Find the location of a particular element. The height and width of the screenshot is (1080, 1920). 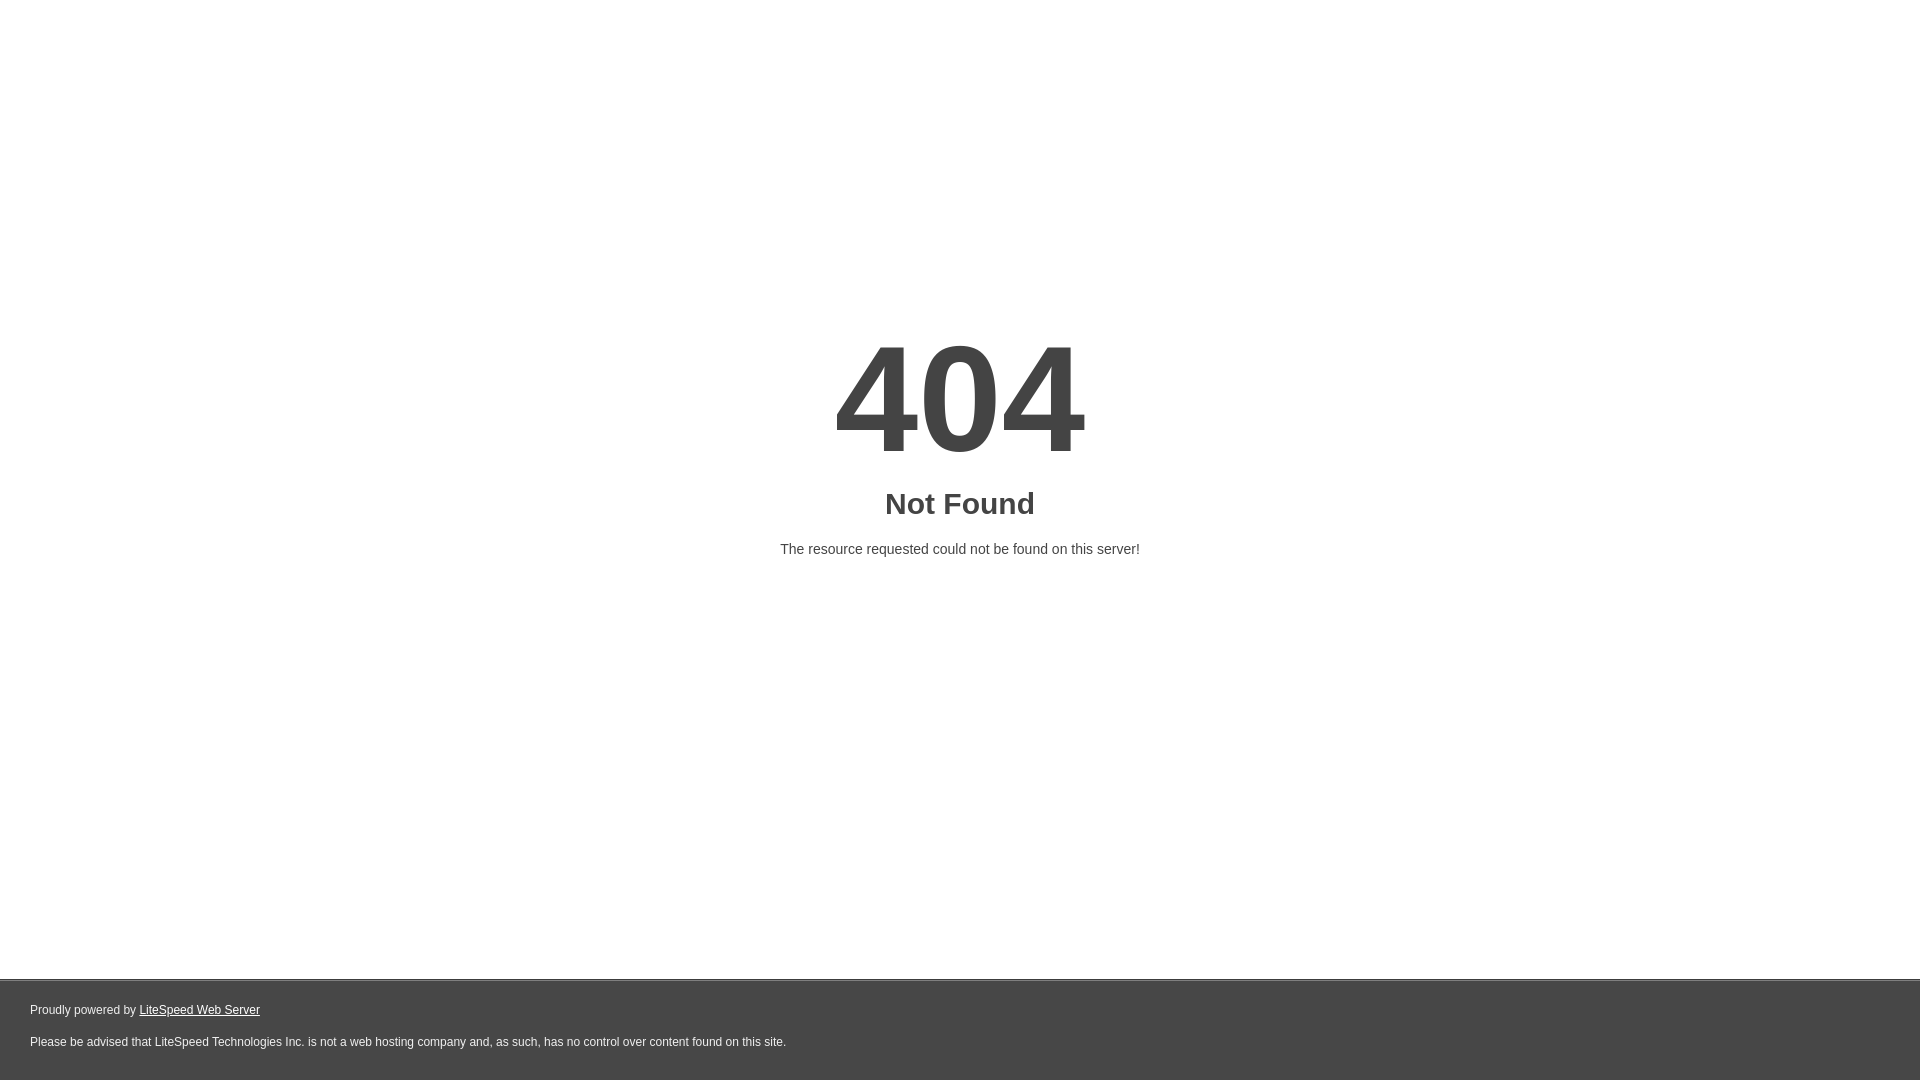

'LiteSpeed Web Server' is located at coordinates (138, 1010).